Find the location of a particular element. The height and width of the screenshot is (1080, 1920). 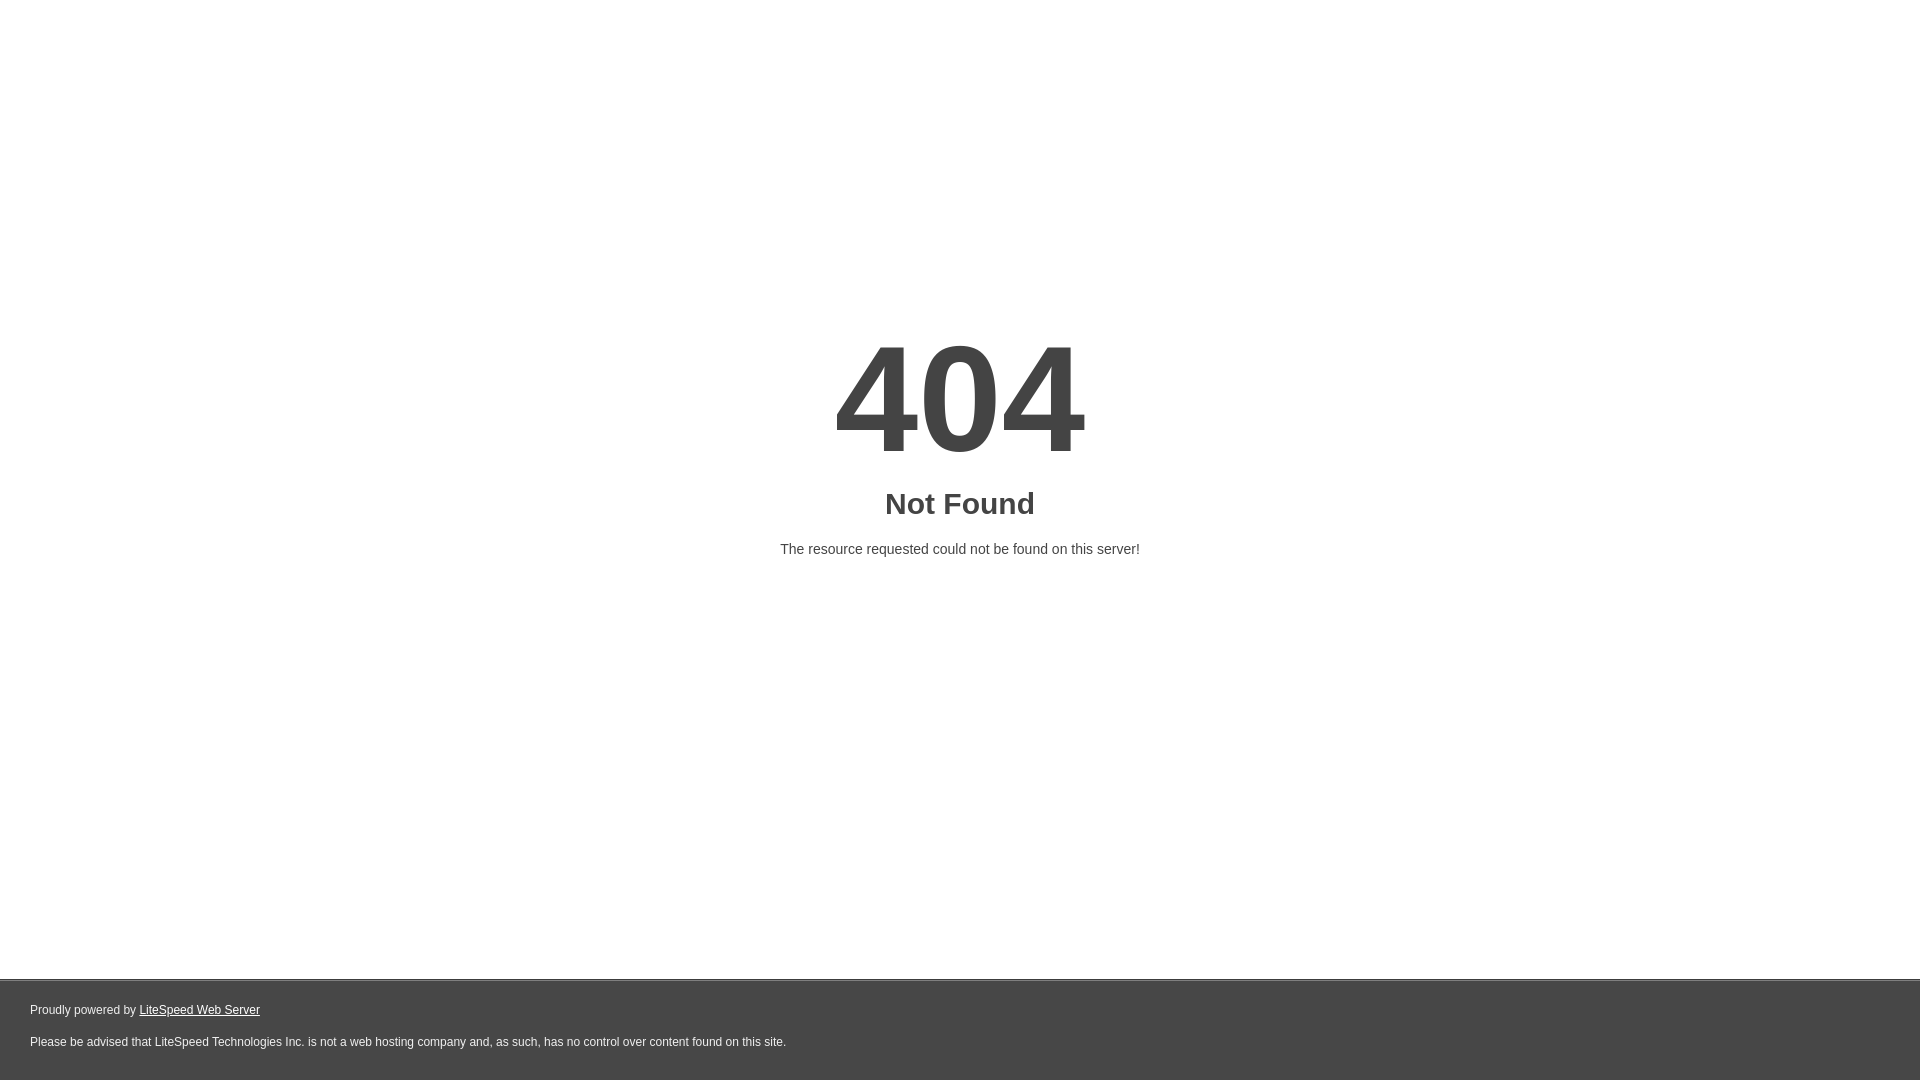

'LiteSpeed Web Server' is located at coordinates (138, 1010).